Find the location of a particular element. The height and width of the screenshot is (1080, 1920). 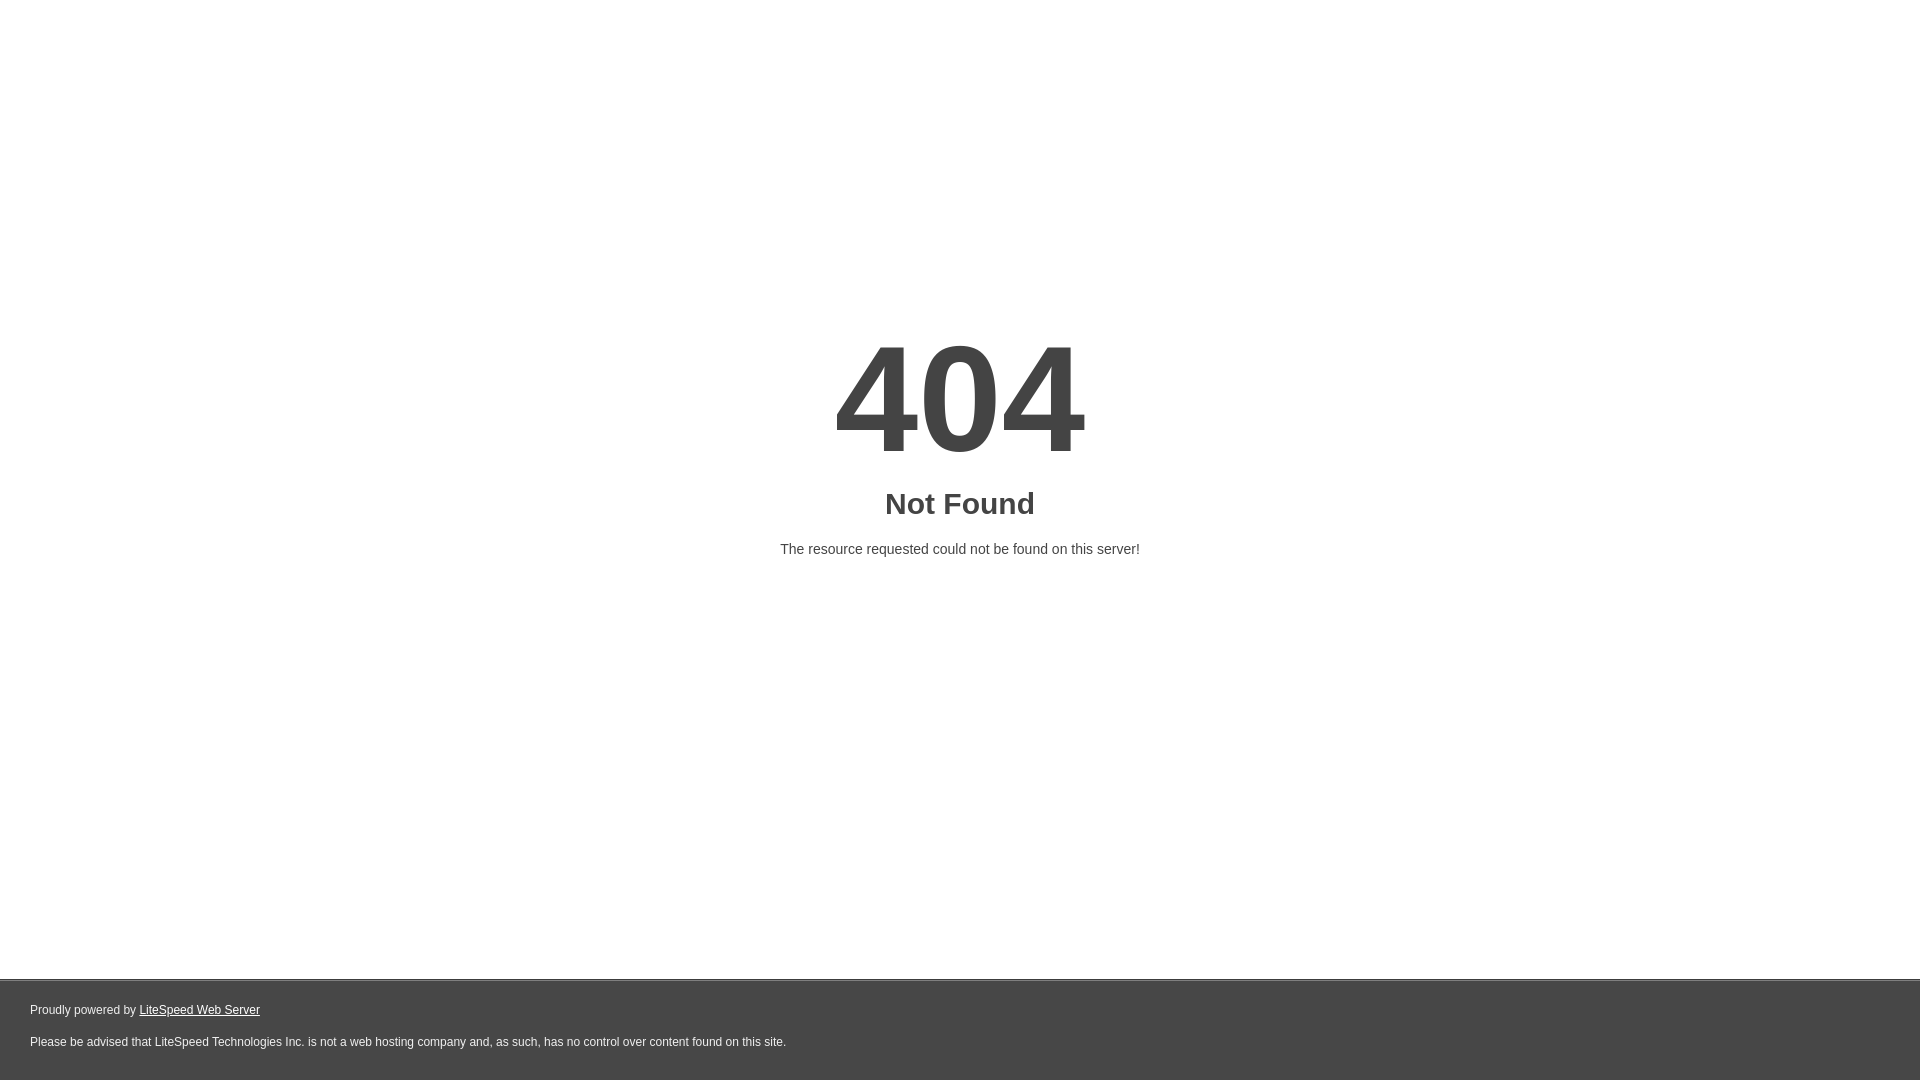

'LiteSpeed Web Server' is located at coordinates (138, 1010).